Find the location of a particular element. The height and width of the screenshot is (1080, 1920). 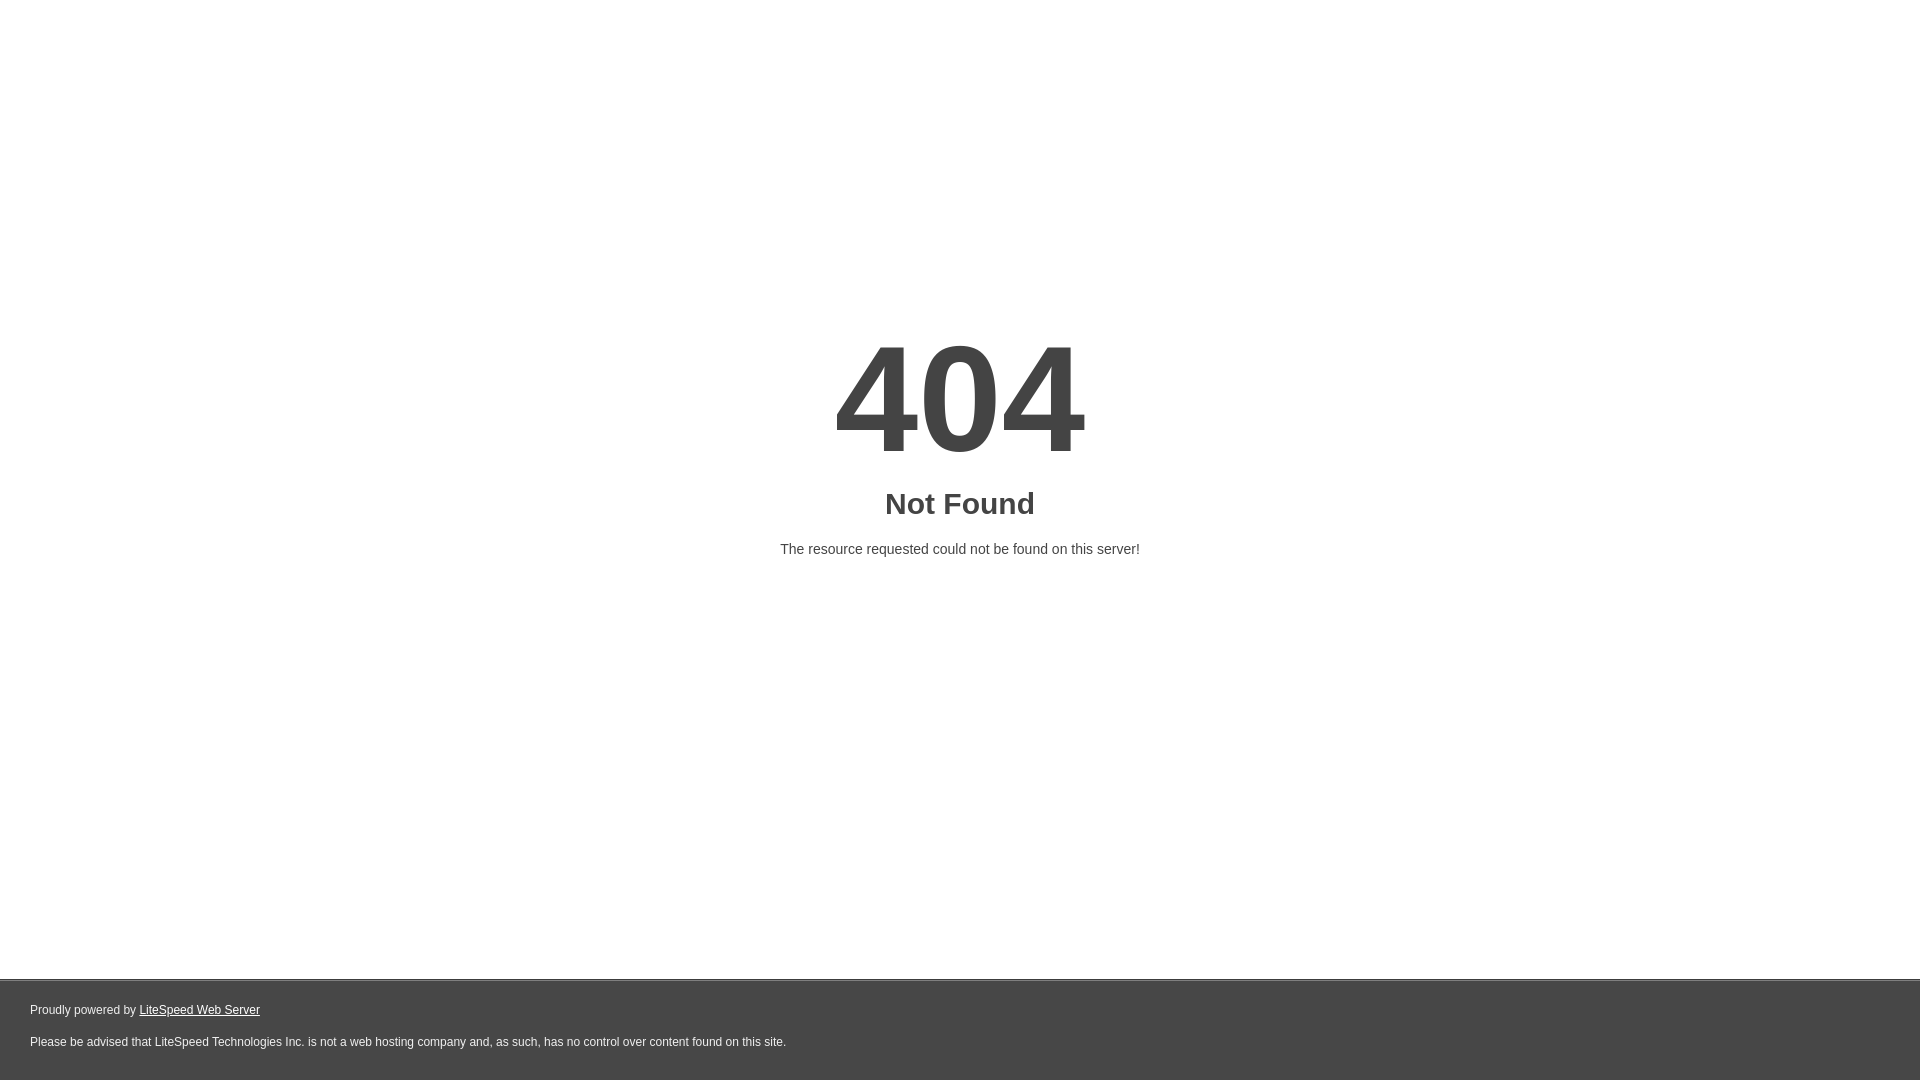

'LiteSpeed Web Server' is located at coordinates (138, 1010).